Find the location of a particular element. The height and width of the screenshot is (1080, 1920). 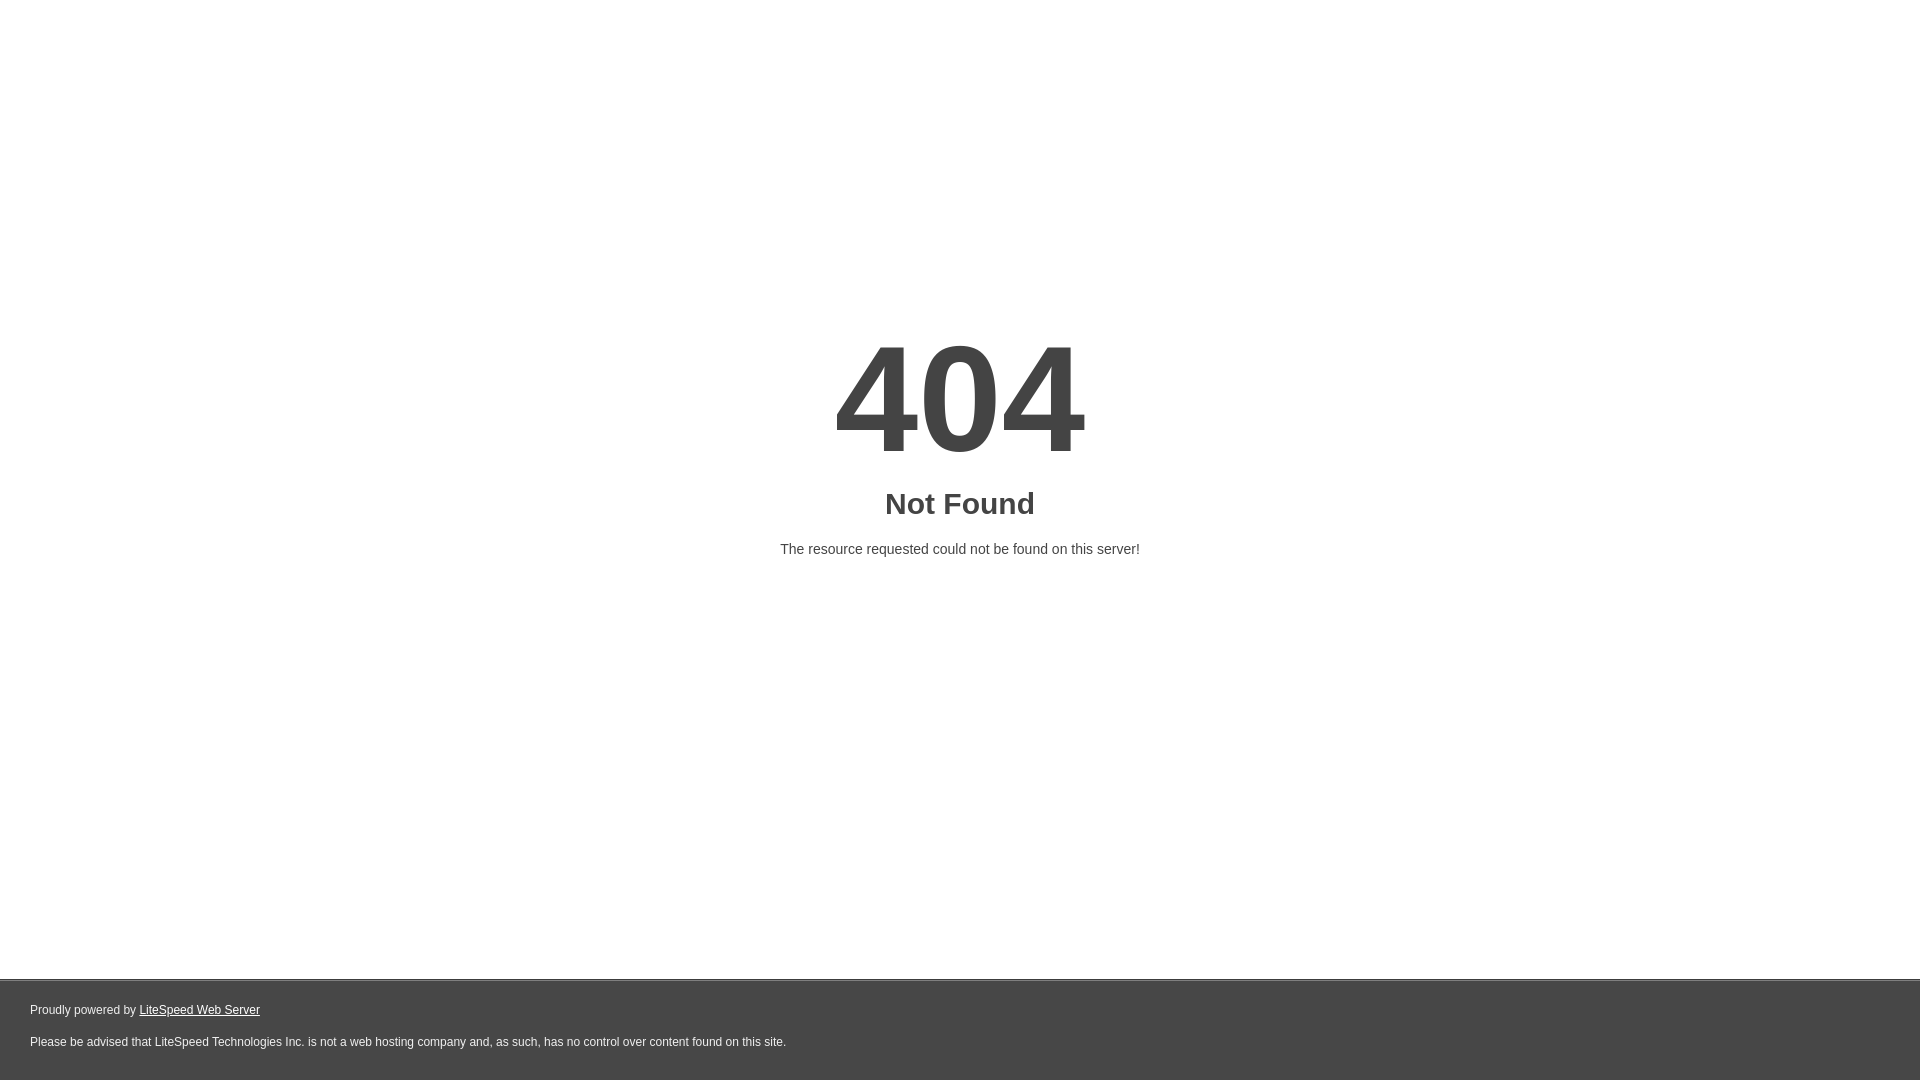

'LiteSpeed Web Server' is located at coordinates (138, 1010).